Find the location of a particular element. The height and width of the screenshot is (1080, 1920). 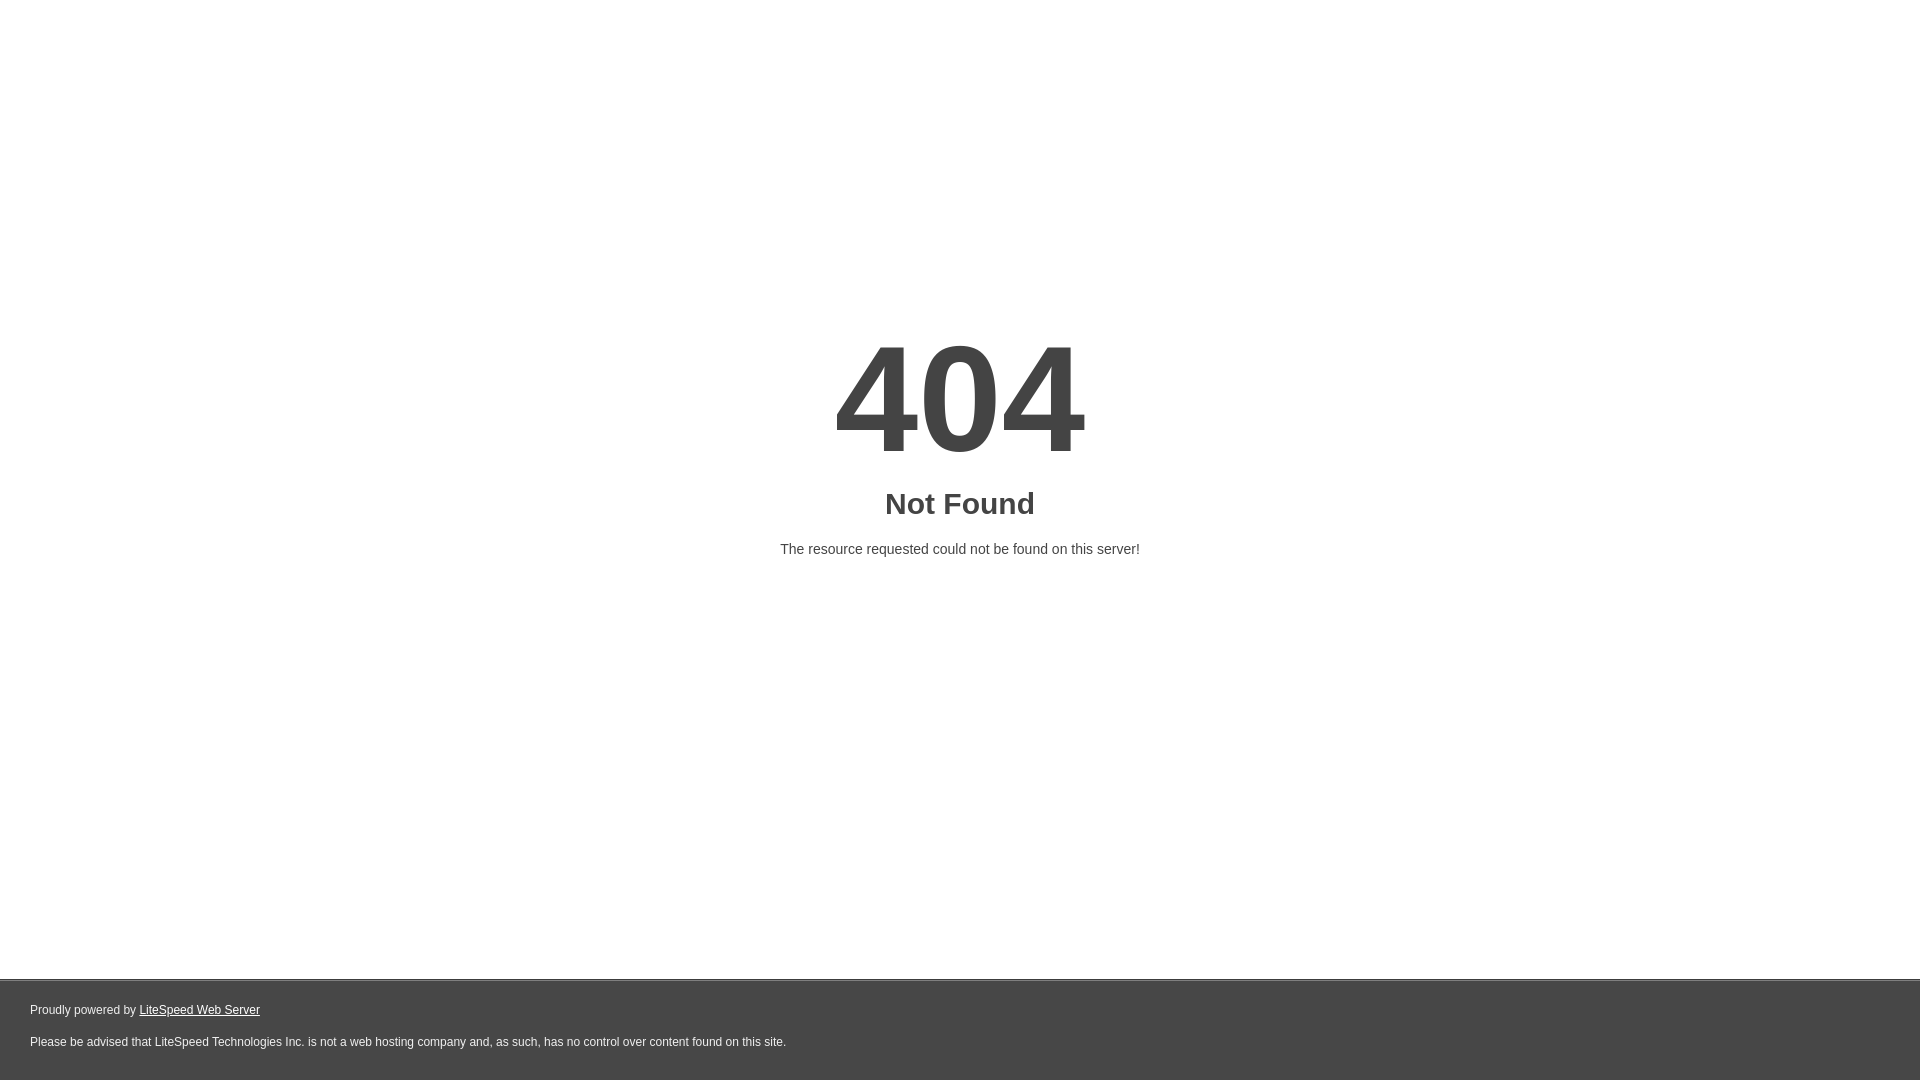

'LiteSpeed Web Server' is located at coordinates (138, 1010).